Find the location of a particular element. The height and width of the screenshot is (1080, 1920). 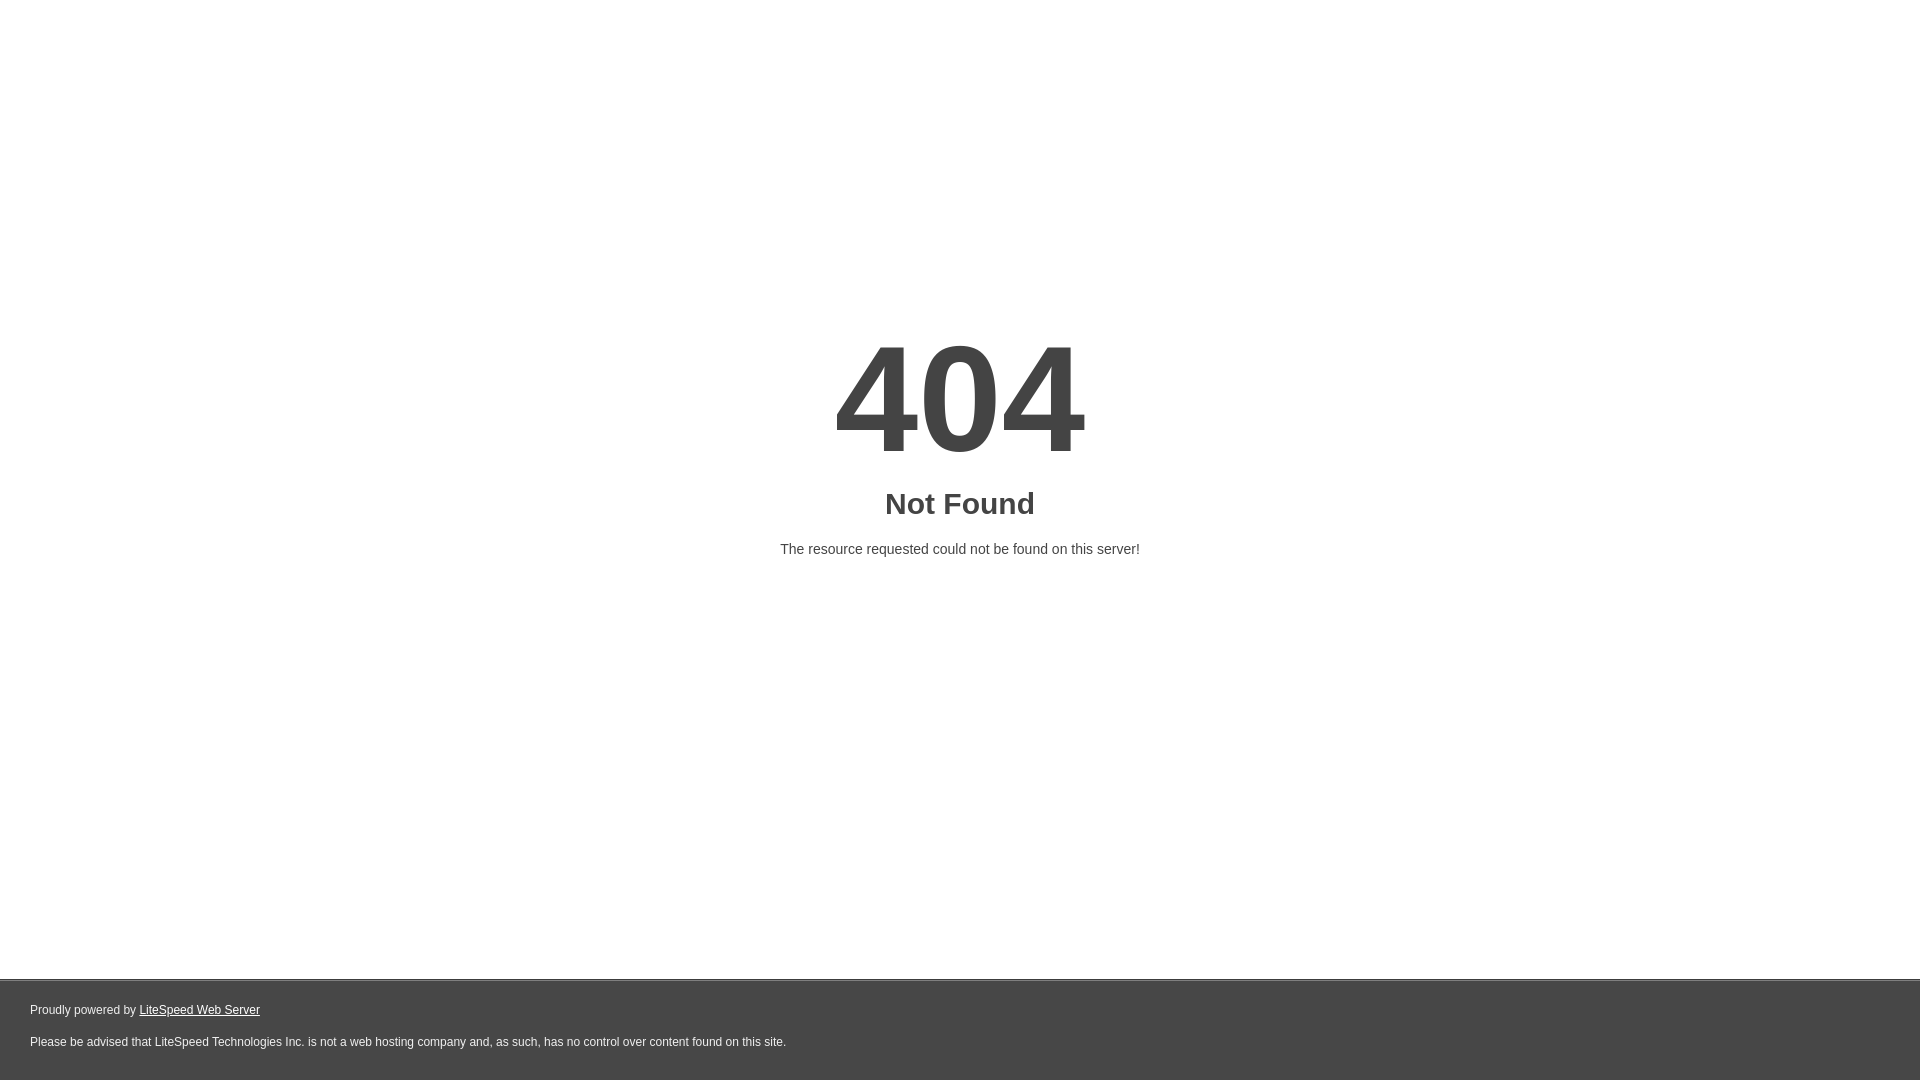

'LiteSpeed Web Server' is located at coordinates (138, 1010).